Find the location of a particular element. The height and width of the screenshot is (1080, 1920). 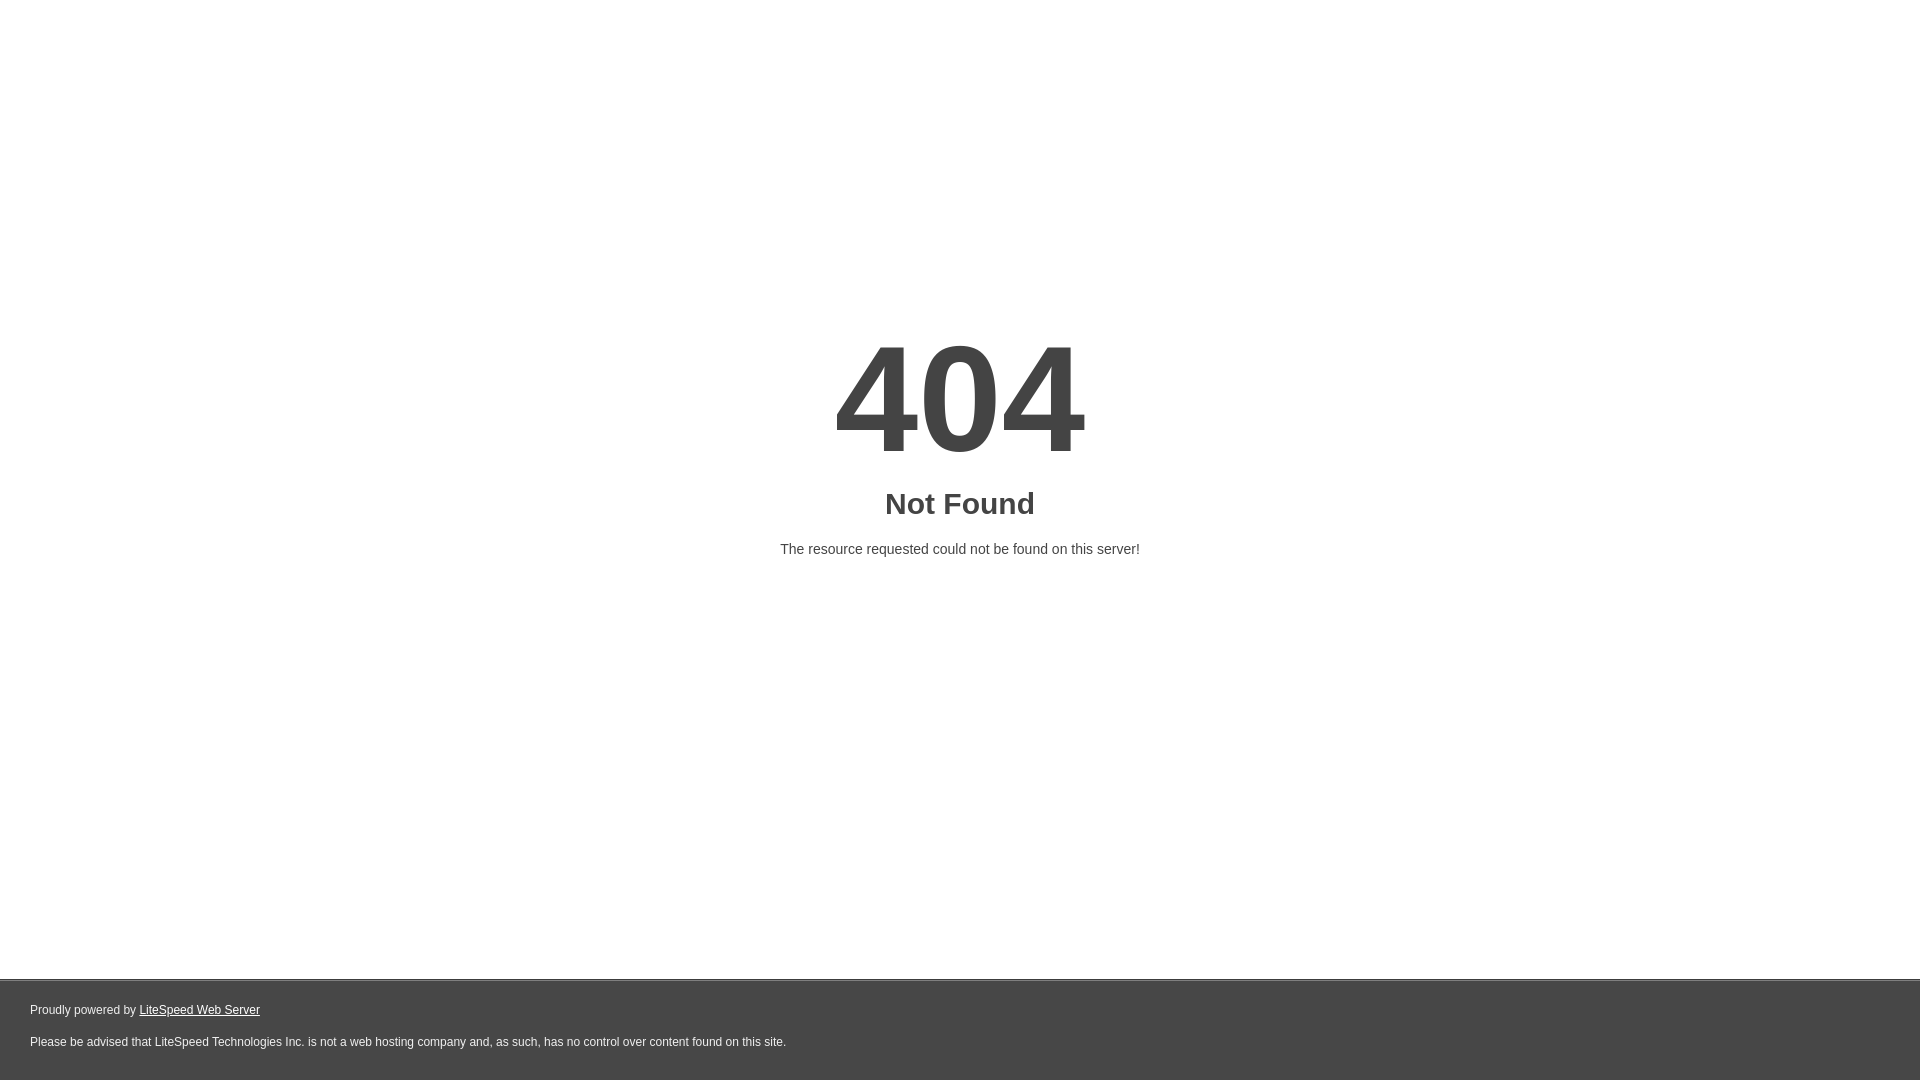

'LiteSpeed Web Server' is located at coordinates (138, 1010).